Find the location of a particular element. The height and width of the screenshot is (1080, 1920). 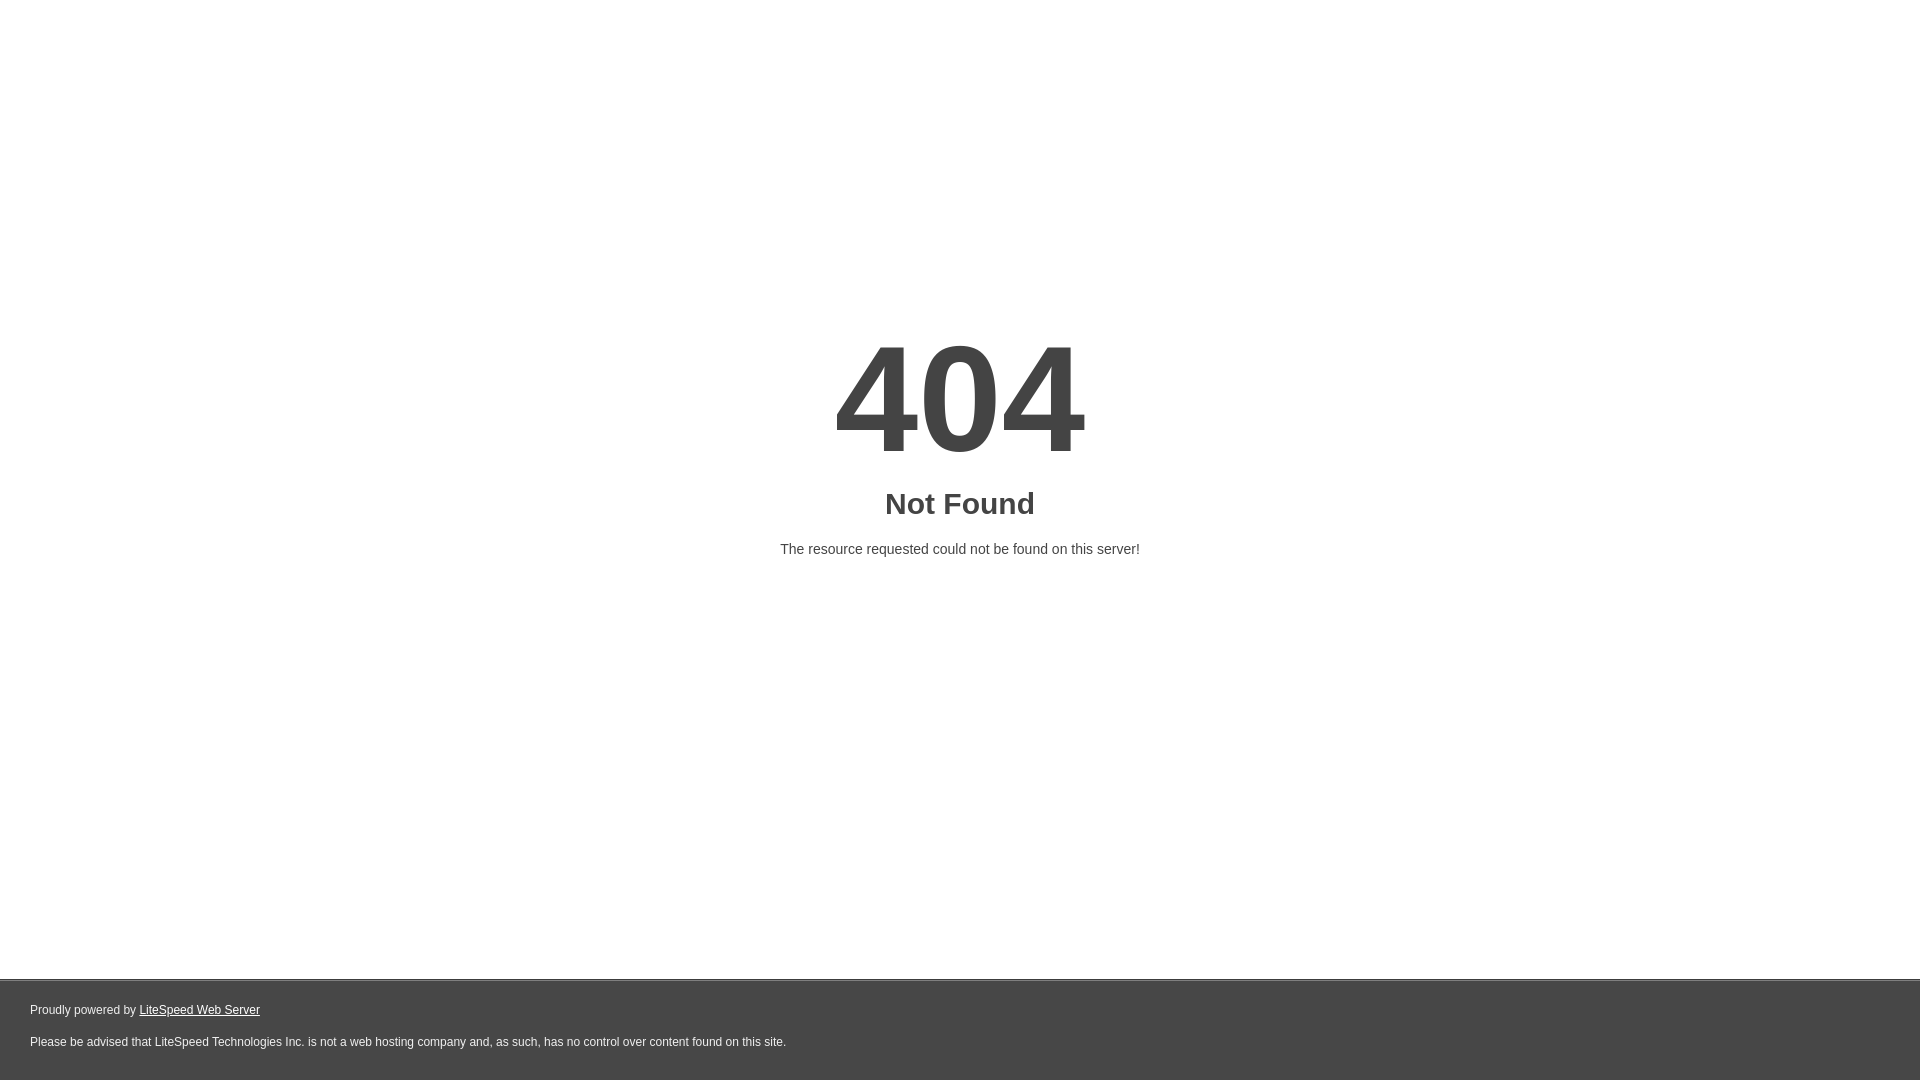

'LiteSpeed Web Server' is located at coordinates (138, 1010).